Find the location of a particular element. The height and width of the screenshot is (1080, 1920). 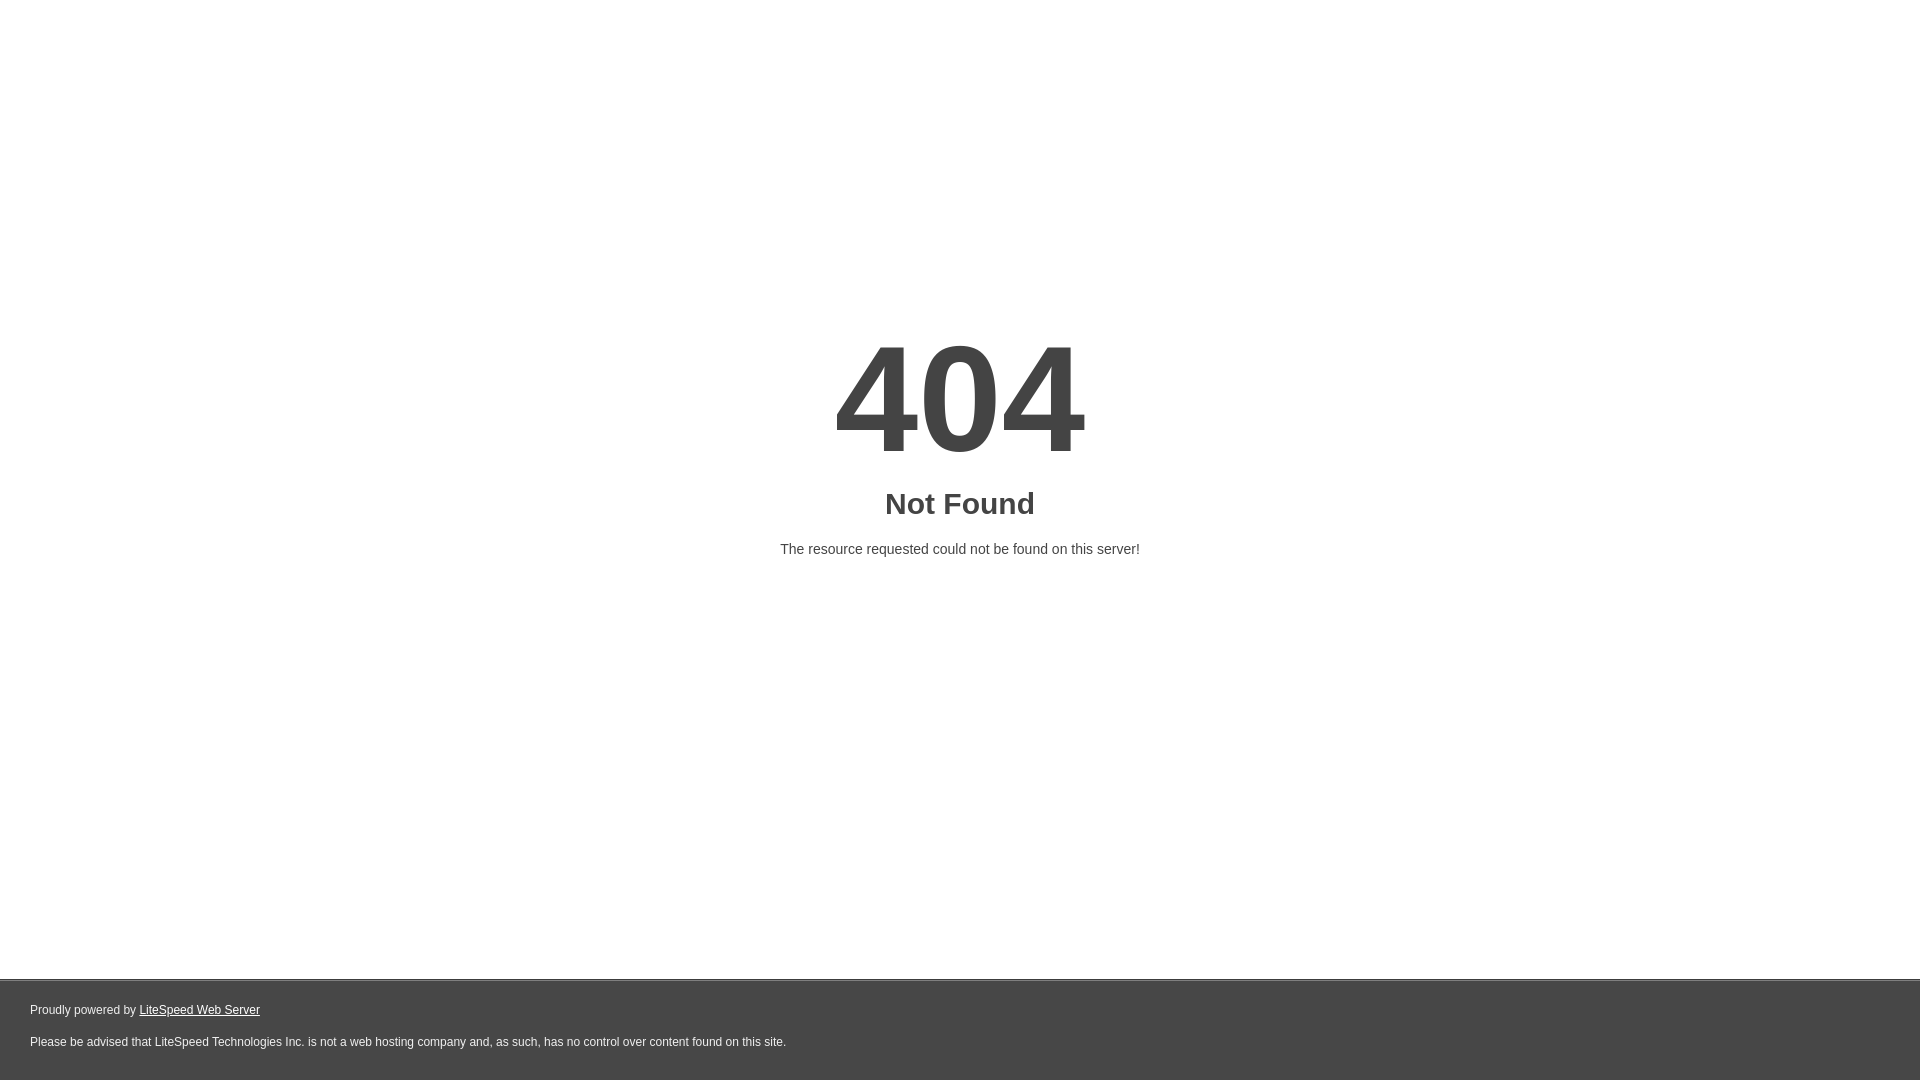

'LiteSpeed Web Server' is located at coordinates (138, 1010).